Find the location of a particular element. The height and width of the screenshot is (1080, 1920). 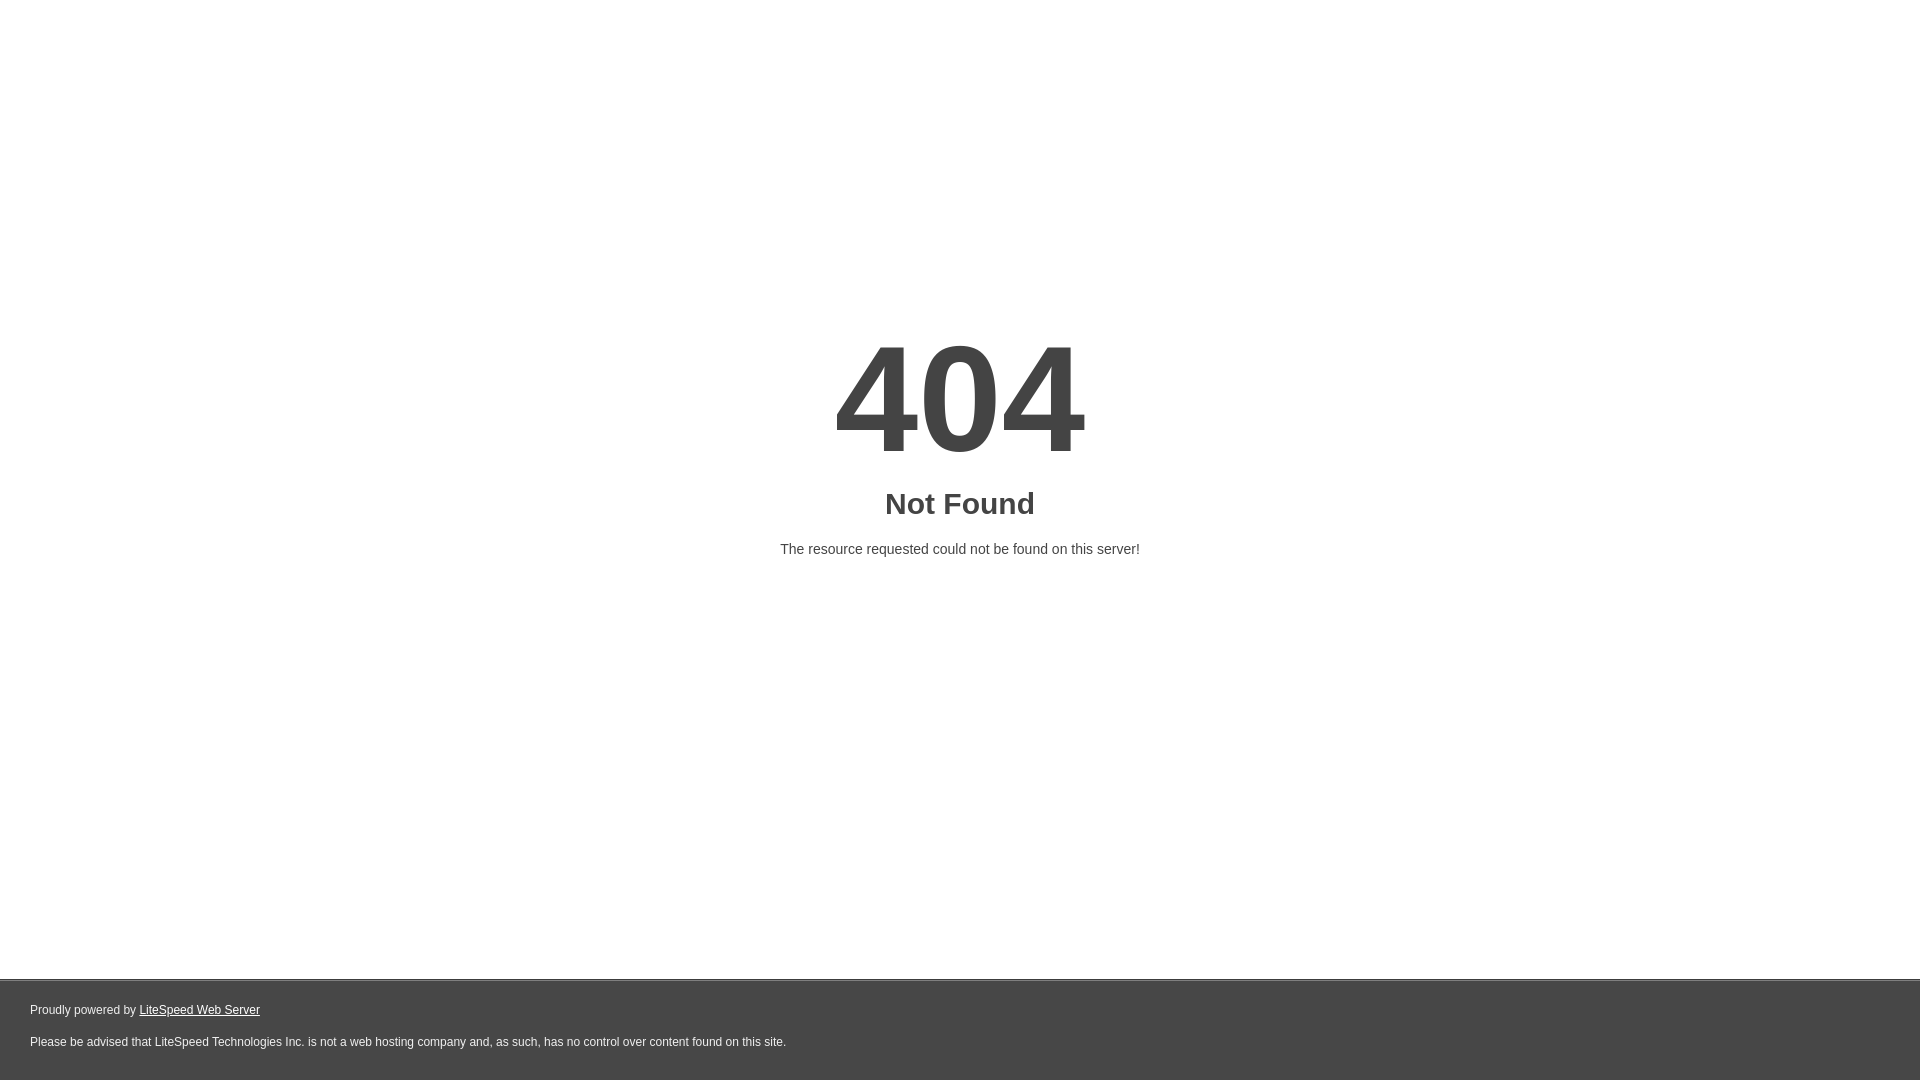

'LiteSpeed Web Server' is located at coordinates (138, 1010).